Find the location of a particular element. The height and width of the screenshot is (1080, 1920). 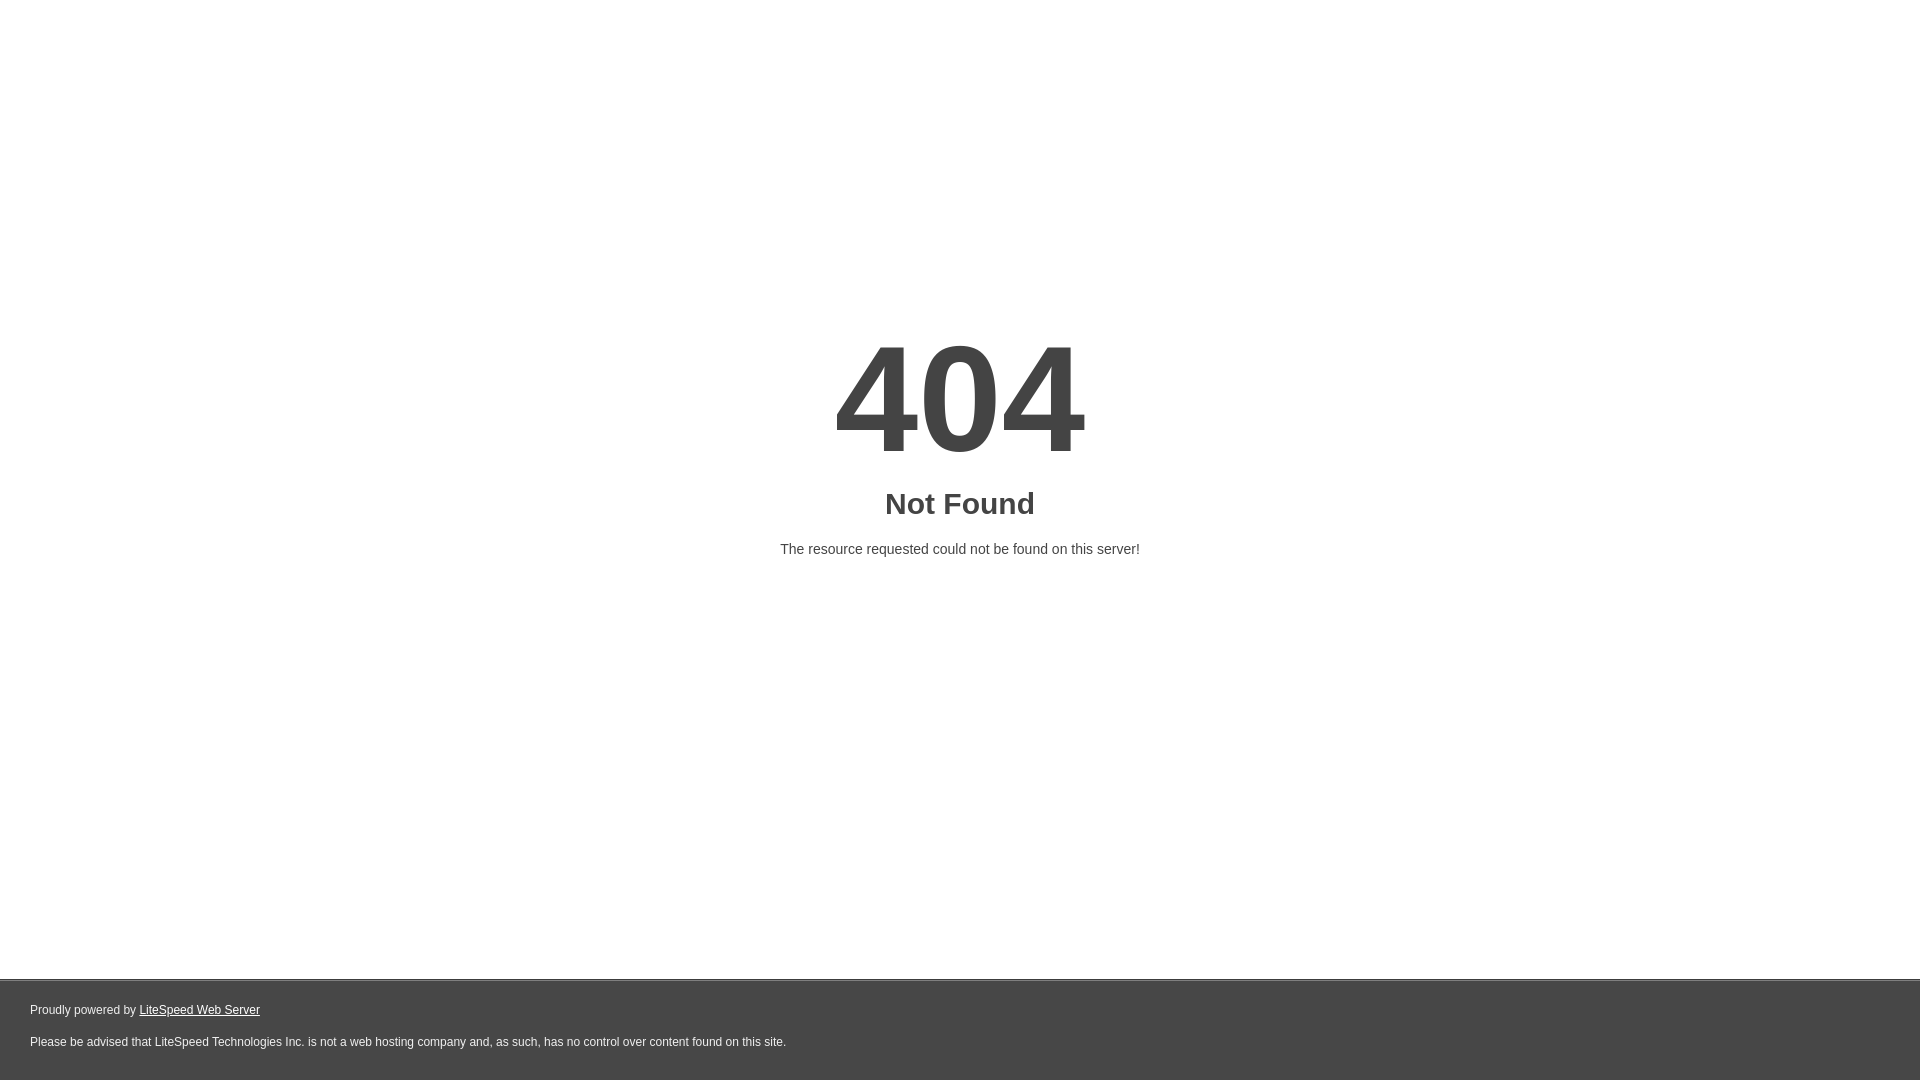

'LiteSpeed Web Server' is located at coordinates (138, 1010).